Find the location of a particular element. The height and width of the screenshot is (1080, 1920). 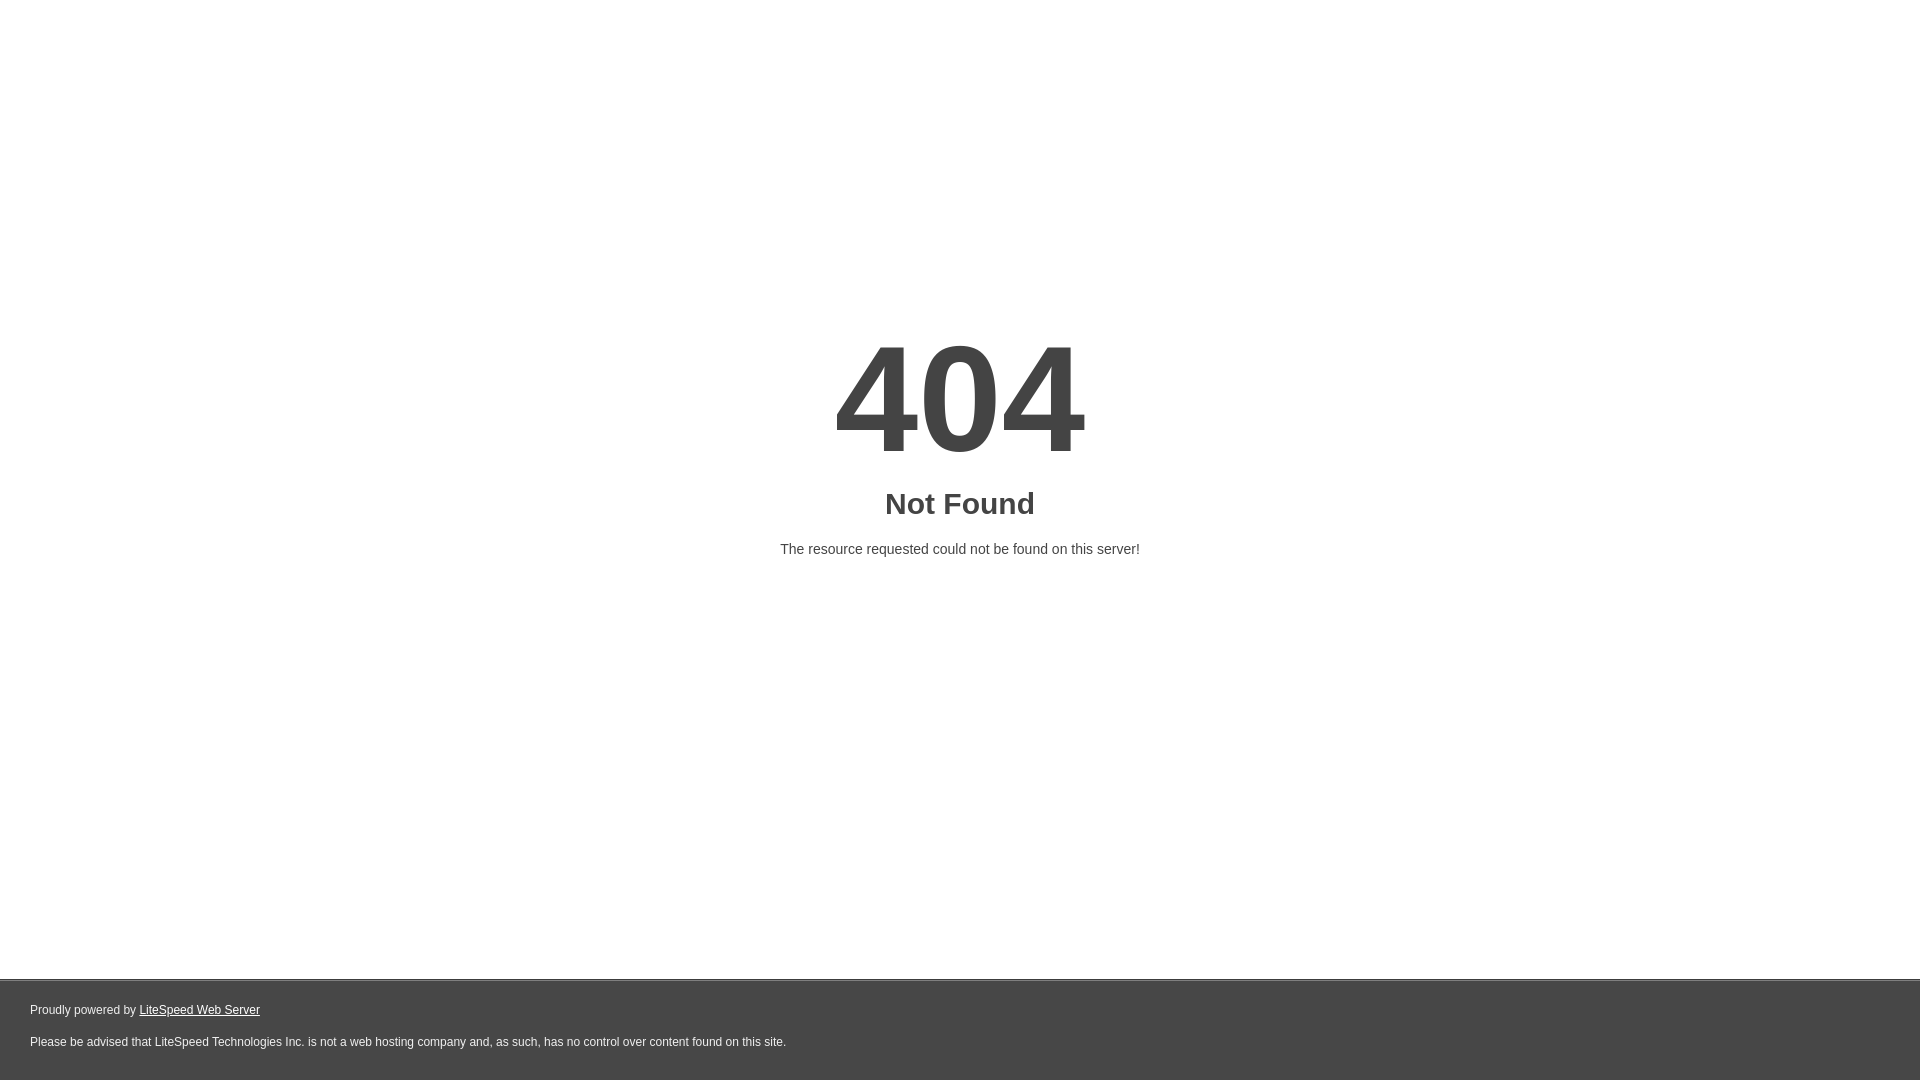

'LiteSpeed Web Server' is located at coordinates (138, 1010).